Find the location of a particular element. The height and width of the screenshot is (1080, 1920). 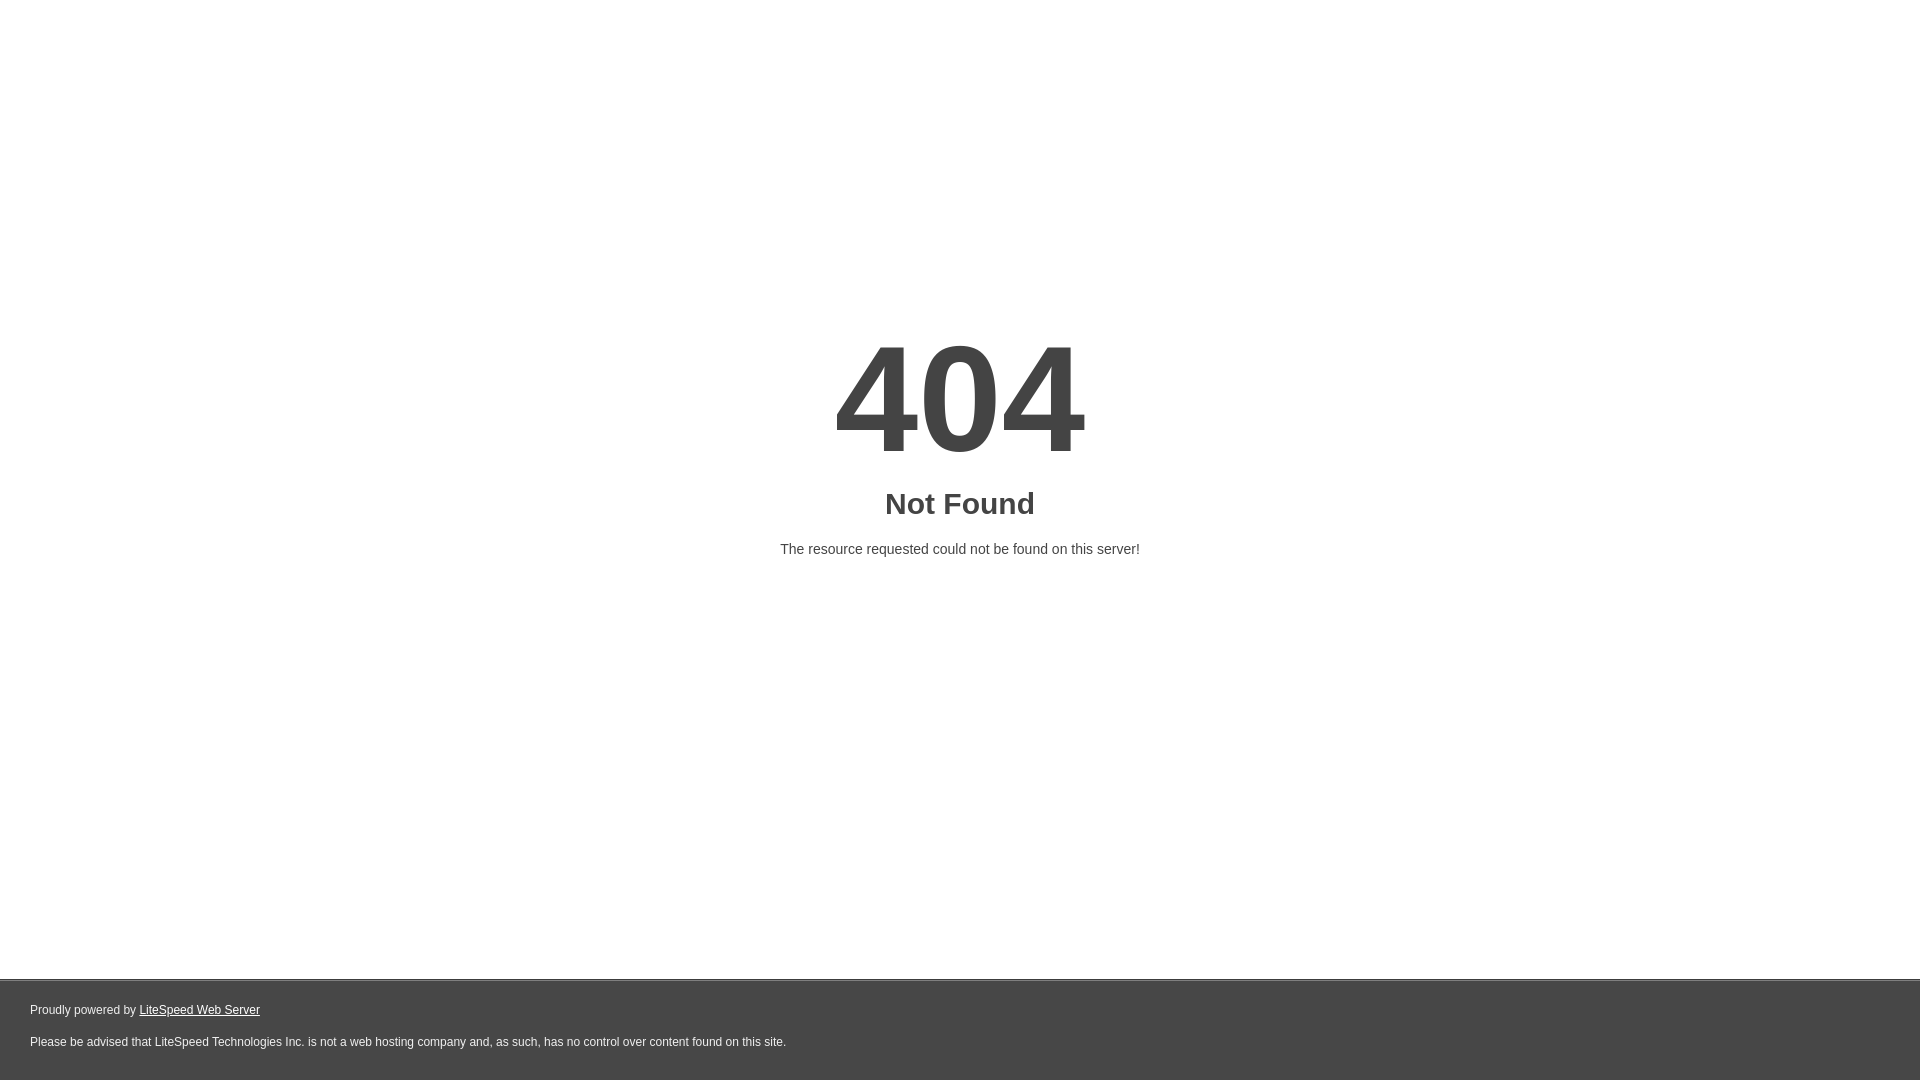

'LiteSpeed Web Server' is located at coordinates (138, 1010).